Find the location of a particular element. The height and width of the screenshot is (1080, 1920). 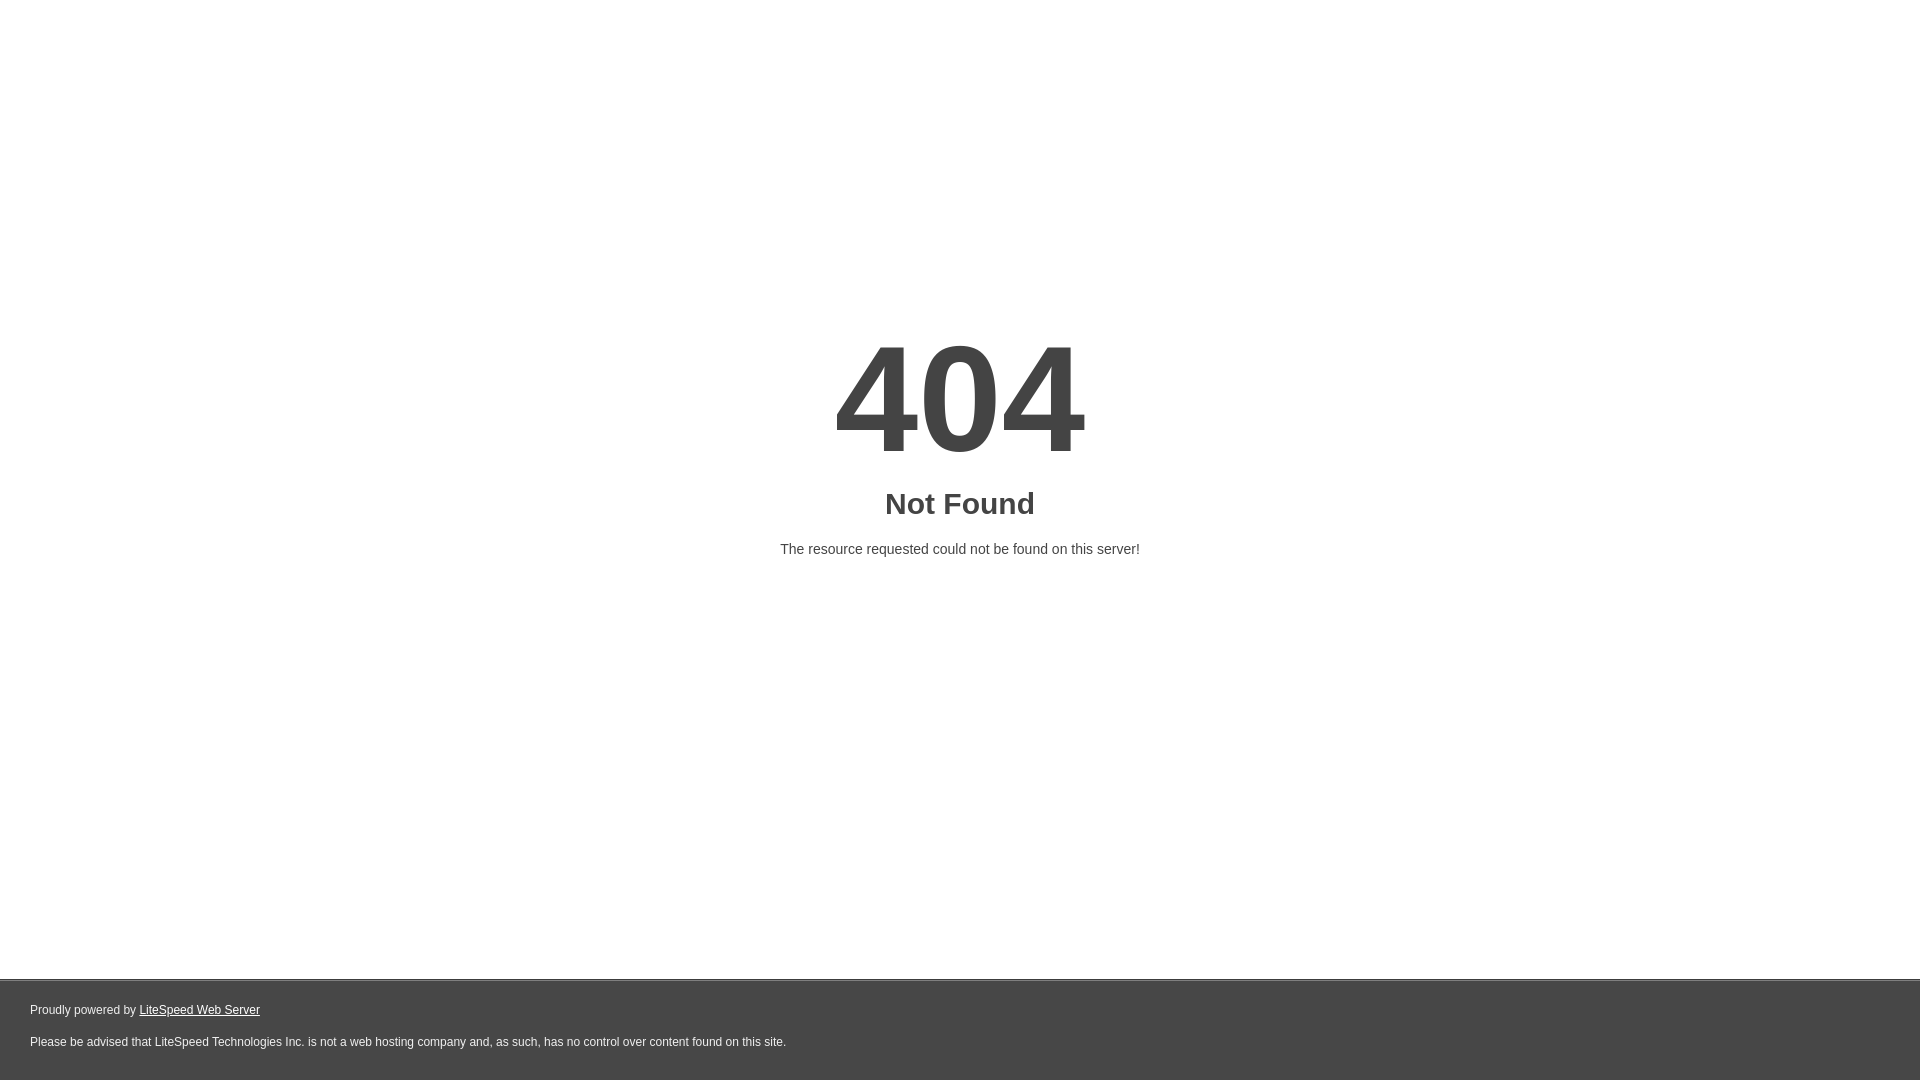

'LiteSpeed Web Server' is located at coordinates (138, 1010).